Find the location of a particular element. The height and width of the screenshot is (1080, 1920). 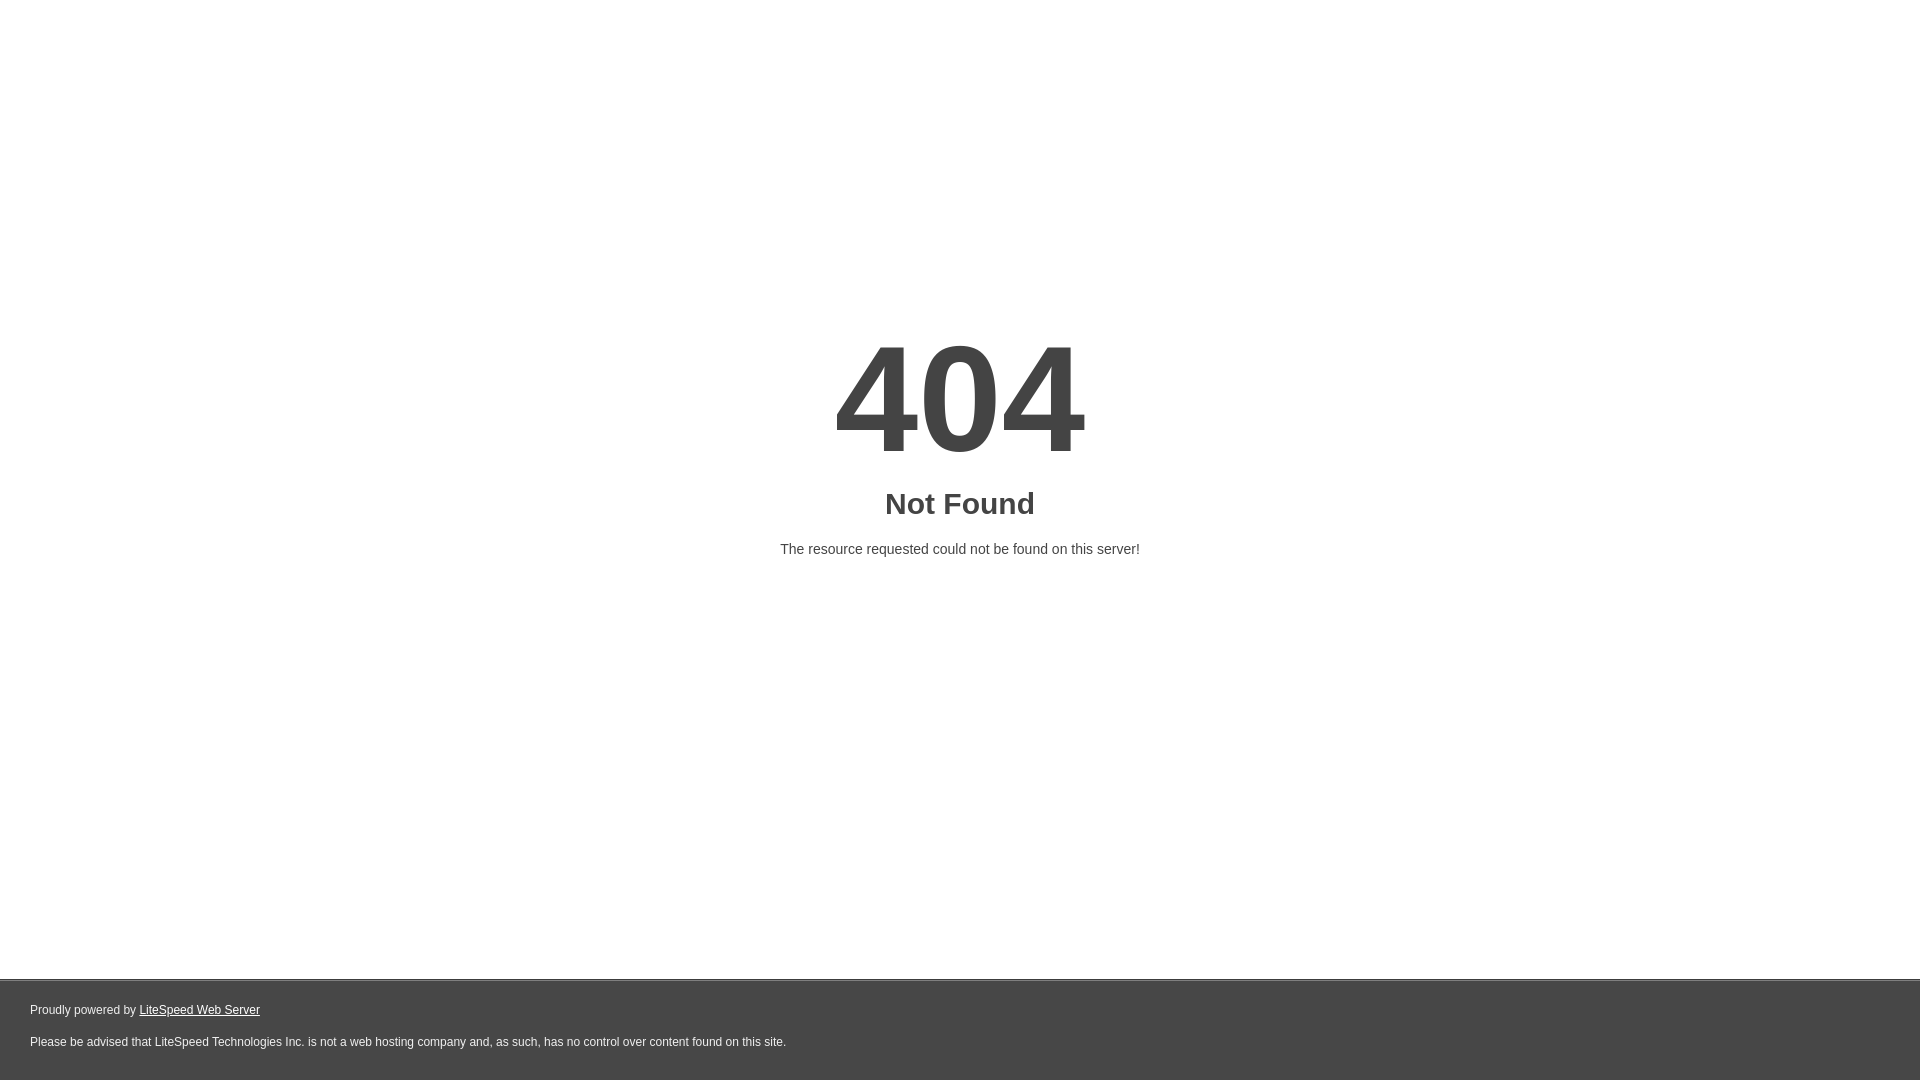

'LiteSpeed Web Server' is located at coordinates (138, 1010).